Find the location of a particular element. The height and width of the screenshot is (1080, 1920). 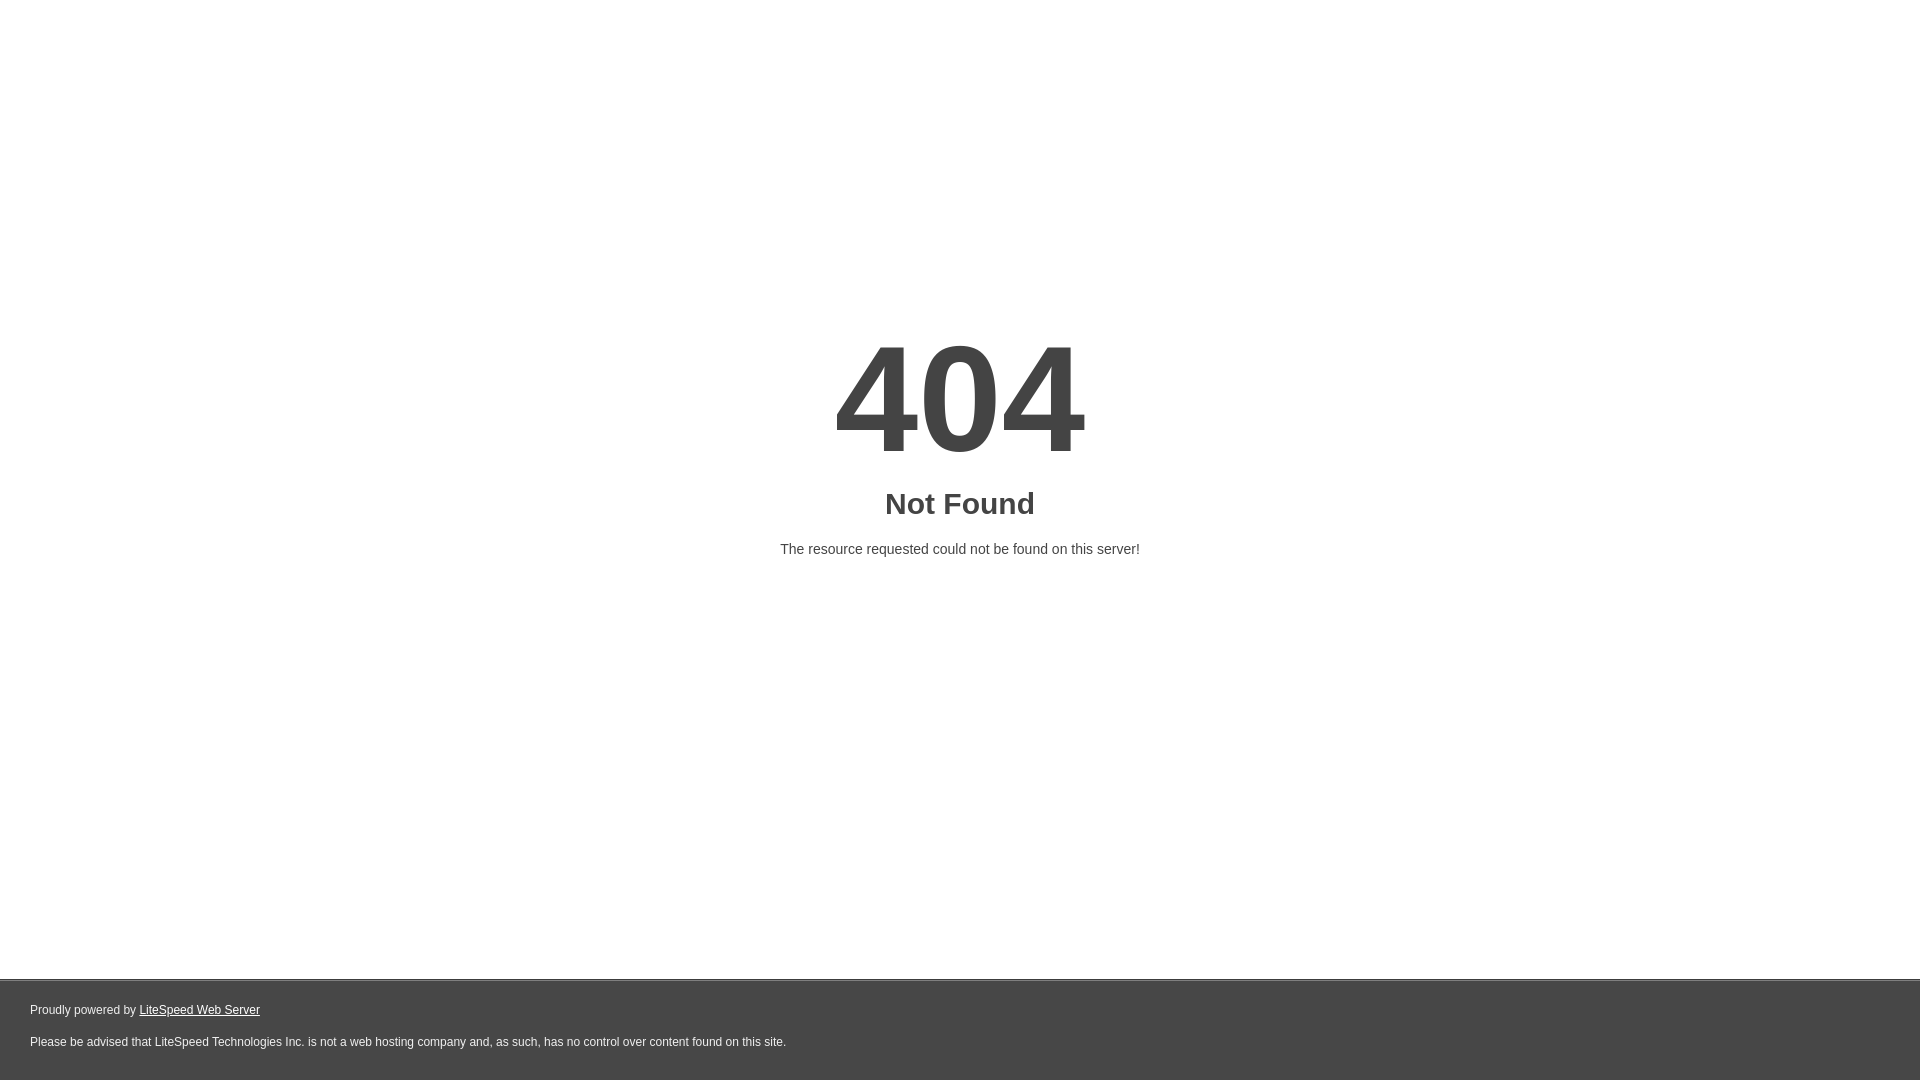

'LiteSpeed Web Server' is located at coordinates (138, 1010).